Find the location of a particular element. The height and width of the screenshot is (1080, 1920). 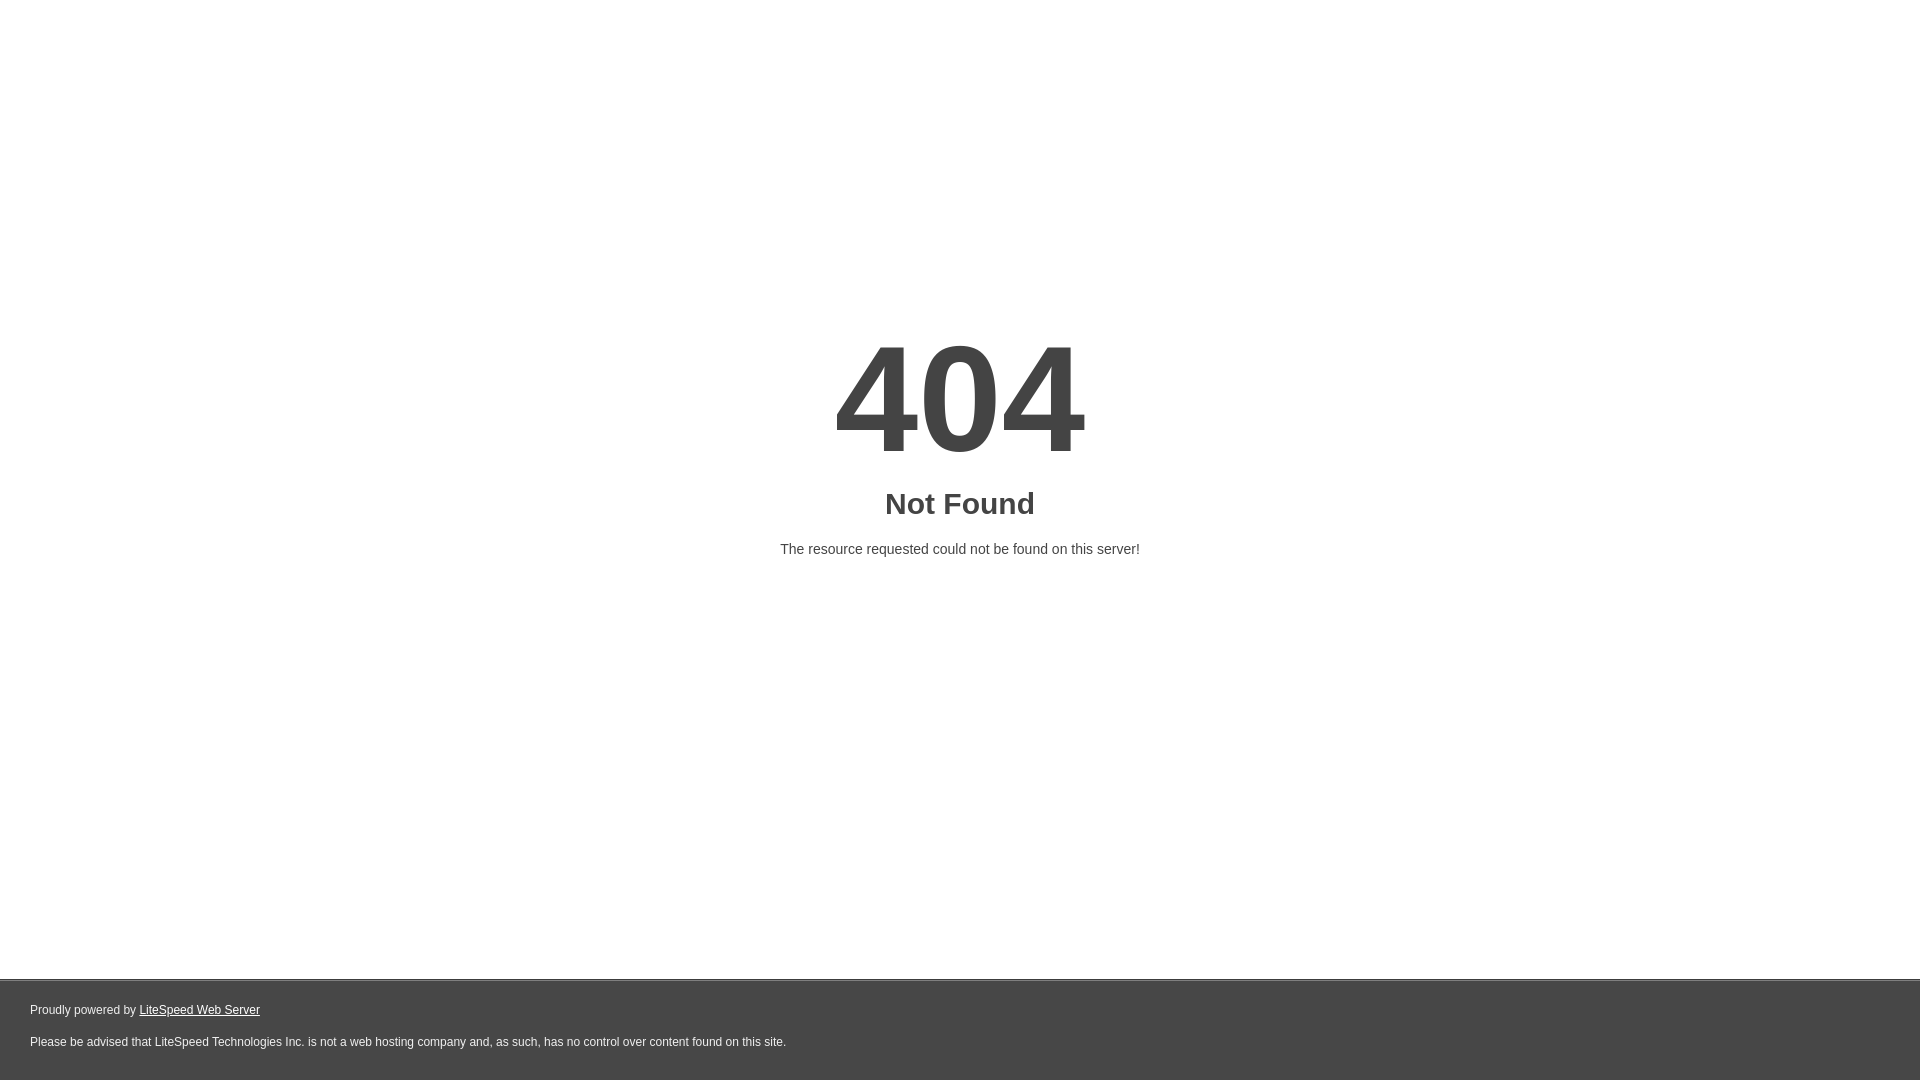

'LiteSpeed Web Server' is located at coordinates (138, 1010).